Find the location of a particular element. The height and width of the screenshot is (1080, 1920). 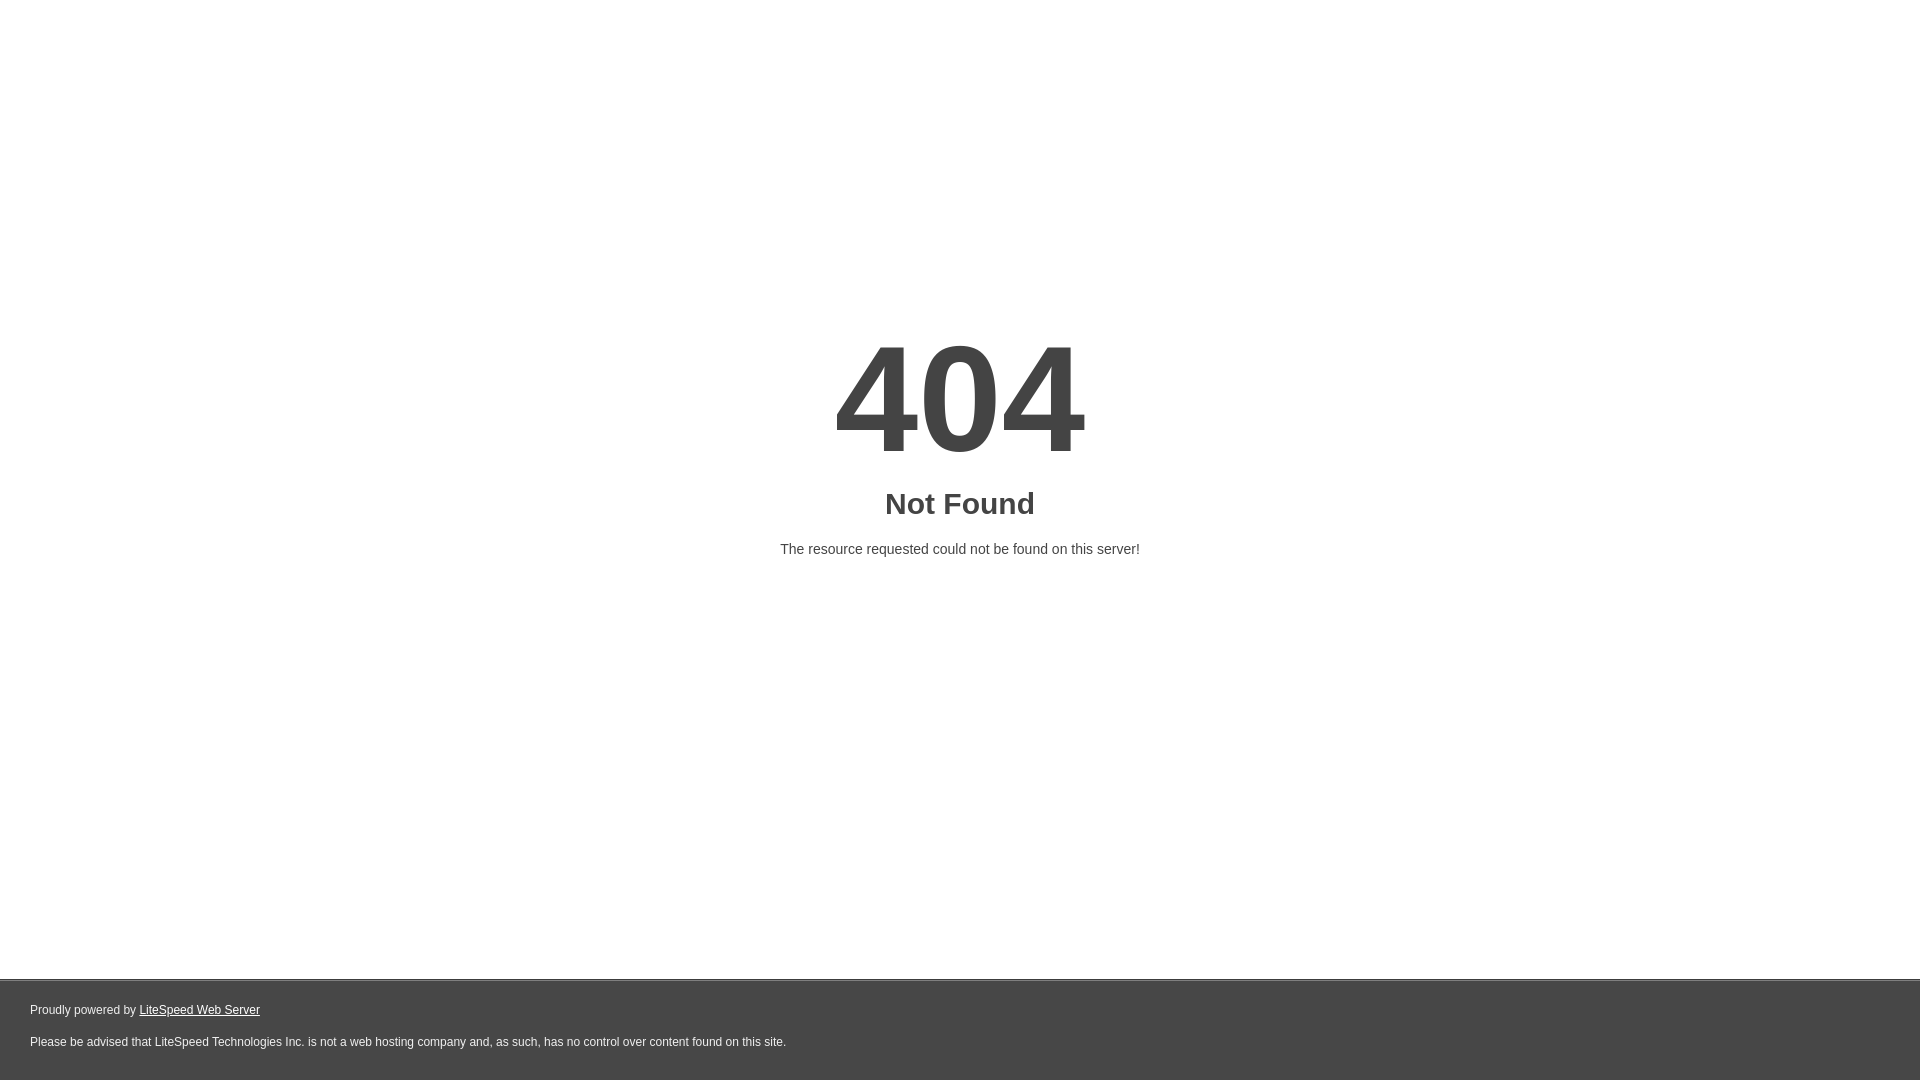

'LiteSpeed Web Server' is located at coordinates (138, 1010).